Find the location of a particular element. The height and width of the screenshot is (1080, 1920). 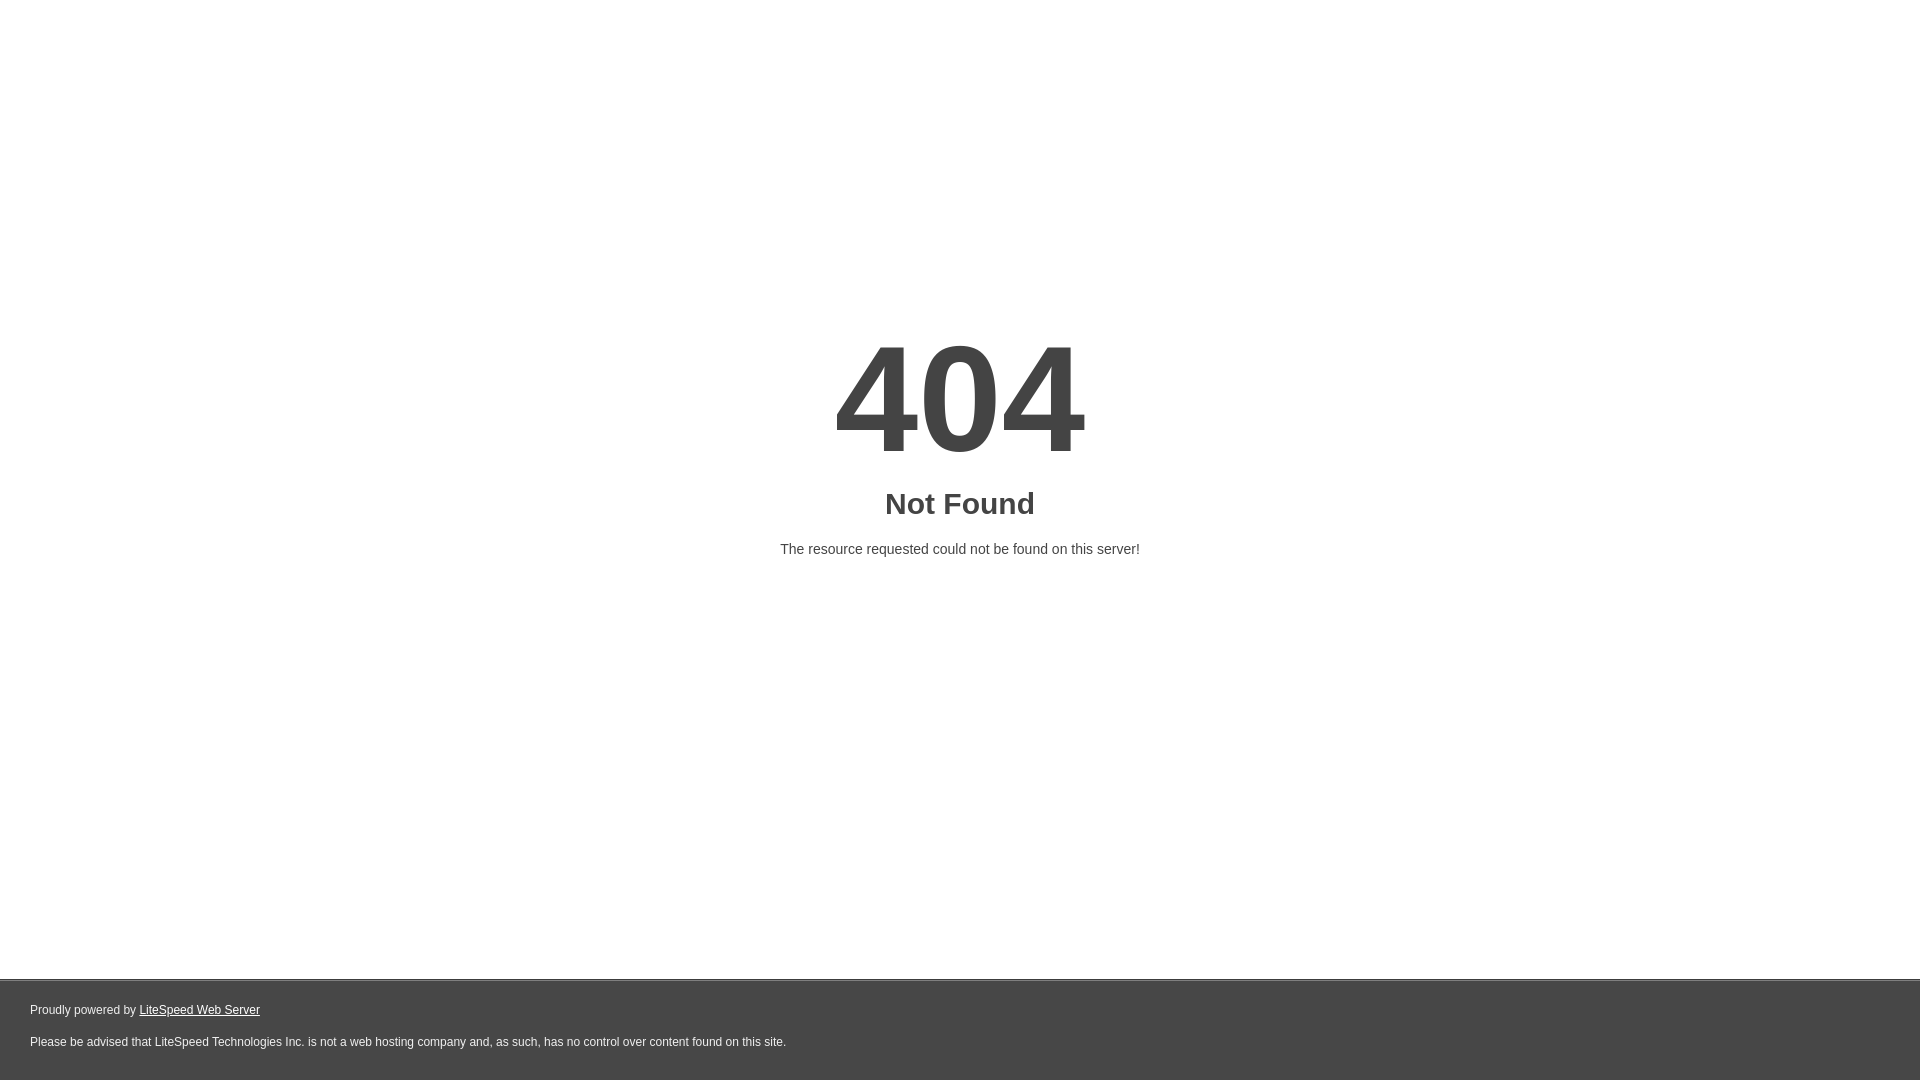

'LiteSpeed Web Server' is located at coordinates (138, 1010).